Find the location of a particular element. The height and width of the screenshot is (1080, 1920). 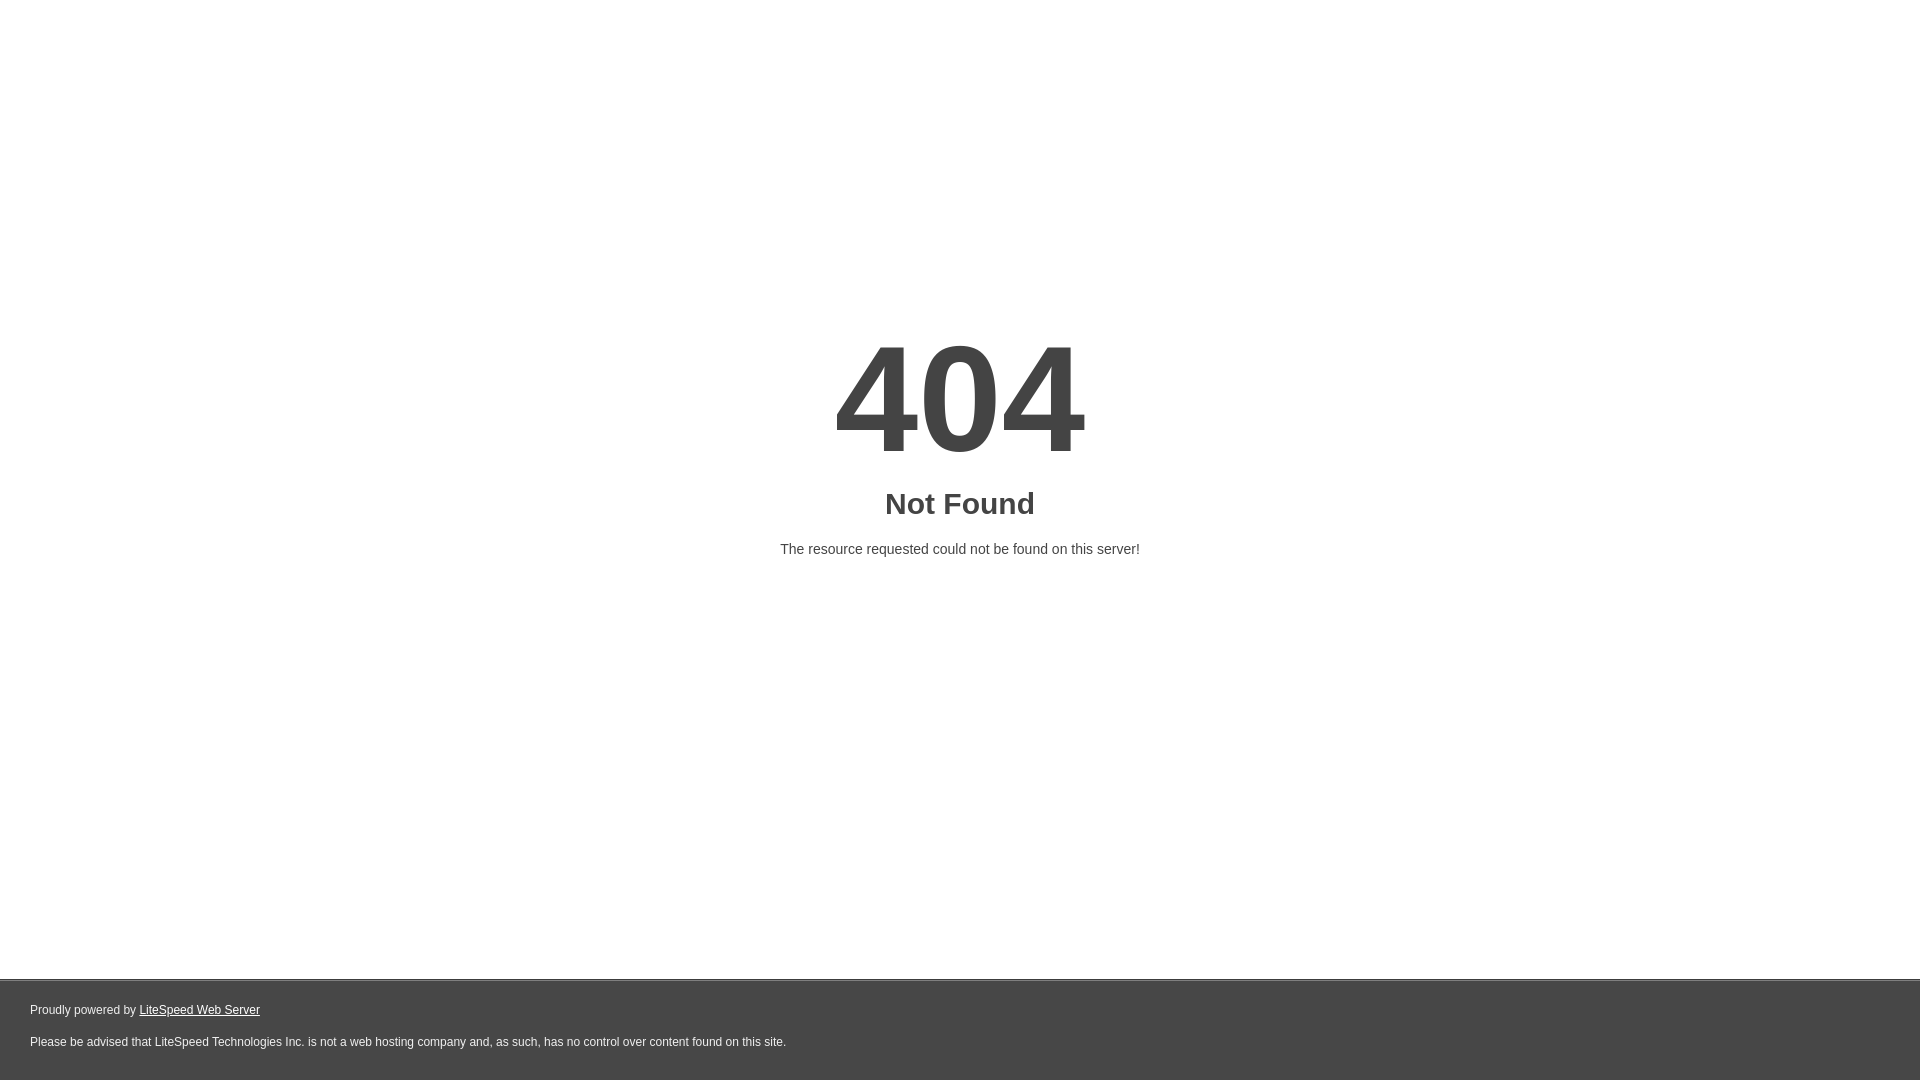

'LiteSpeed Web Server' is located at coordinates (138, 1010).